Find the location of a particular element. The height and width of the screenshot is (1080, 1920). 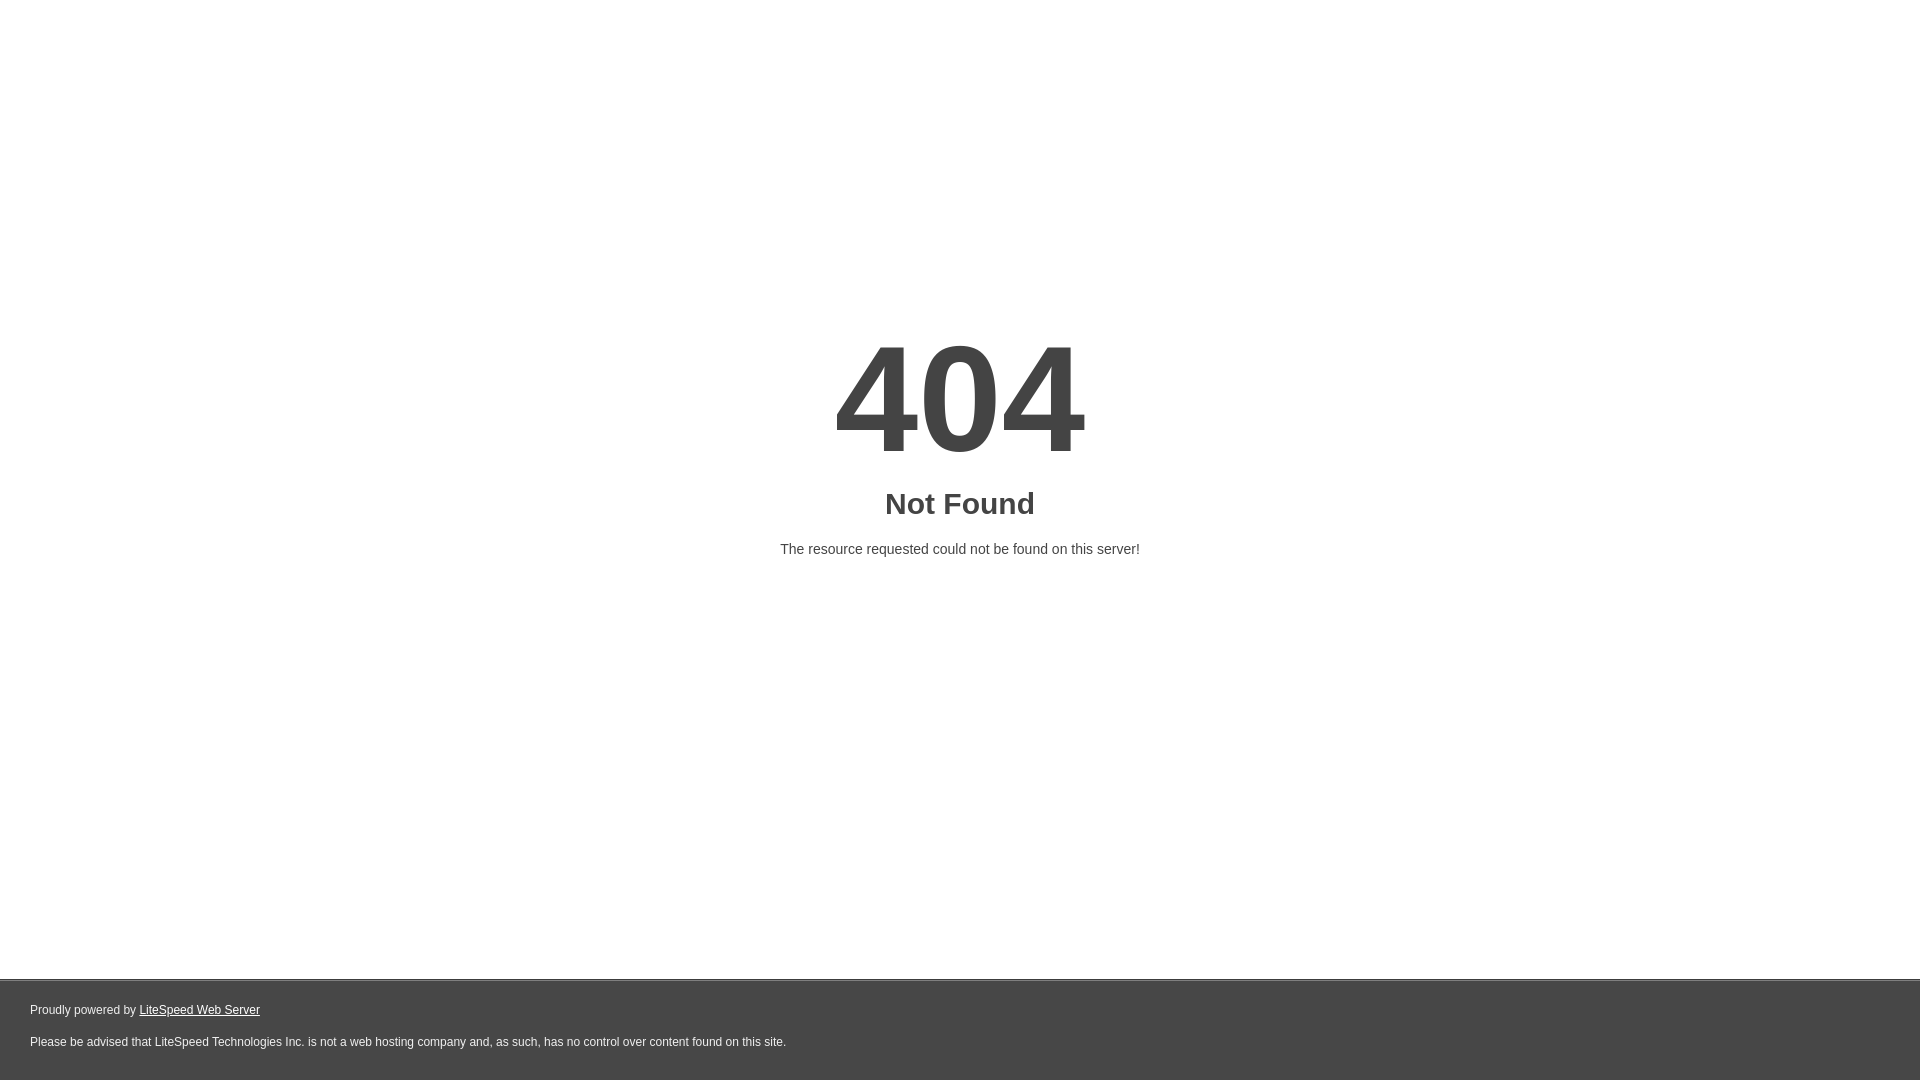

'LiteSpeed Web Server' is located at coordinates (138, 1010).